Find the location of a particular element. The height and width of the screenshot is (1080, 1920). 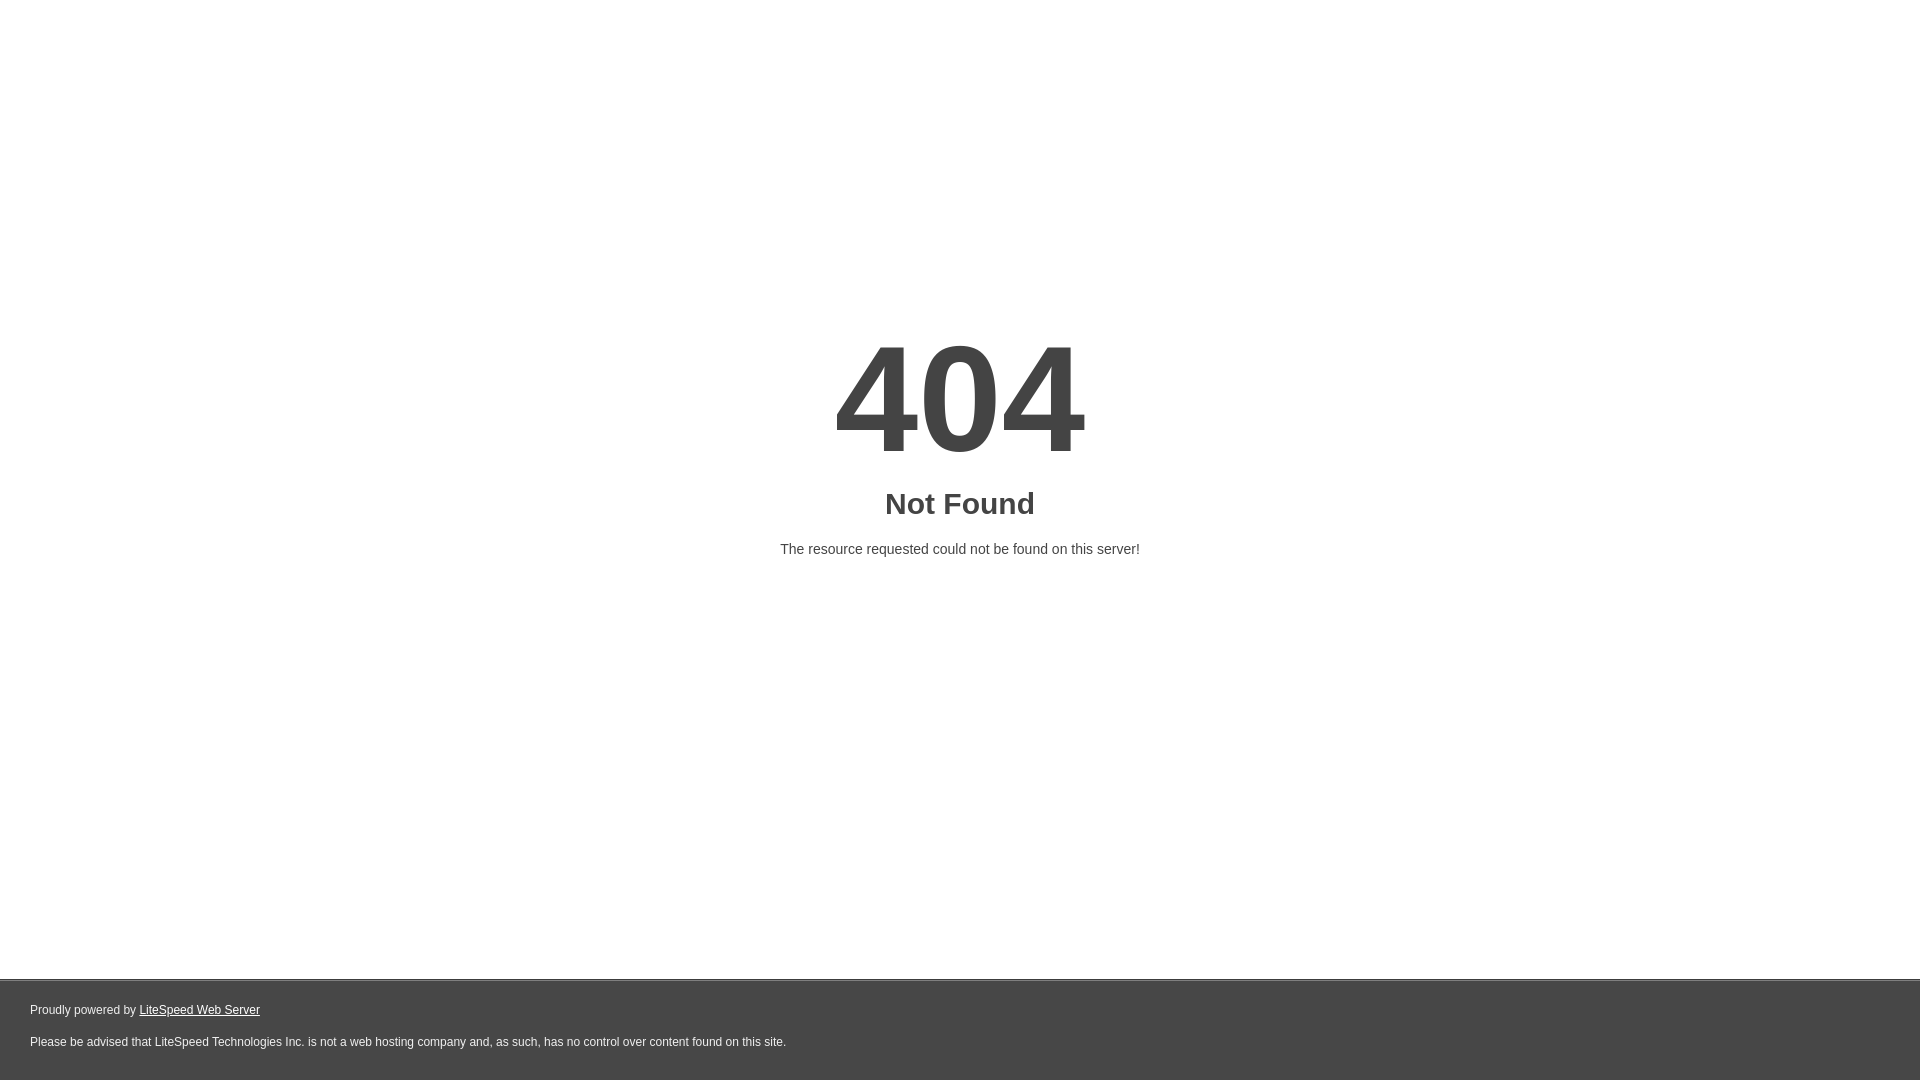

'LiteSpeed Web Server' is located at coordinates (138, 1010).